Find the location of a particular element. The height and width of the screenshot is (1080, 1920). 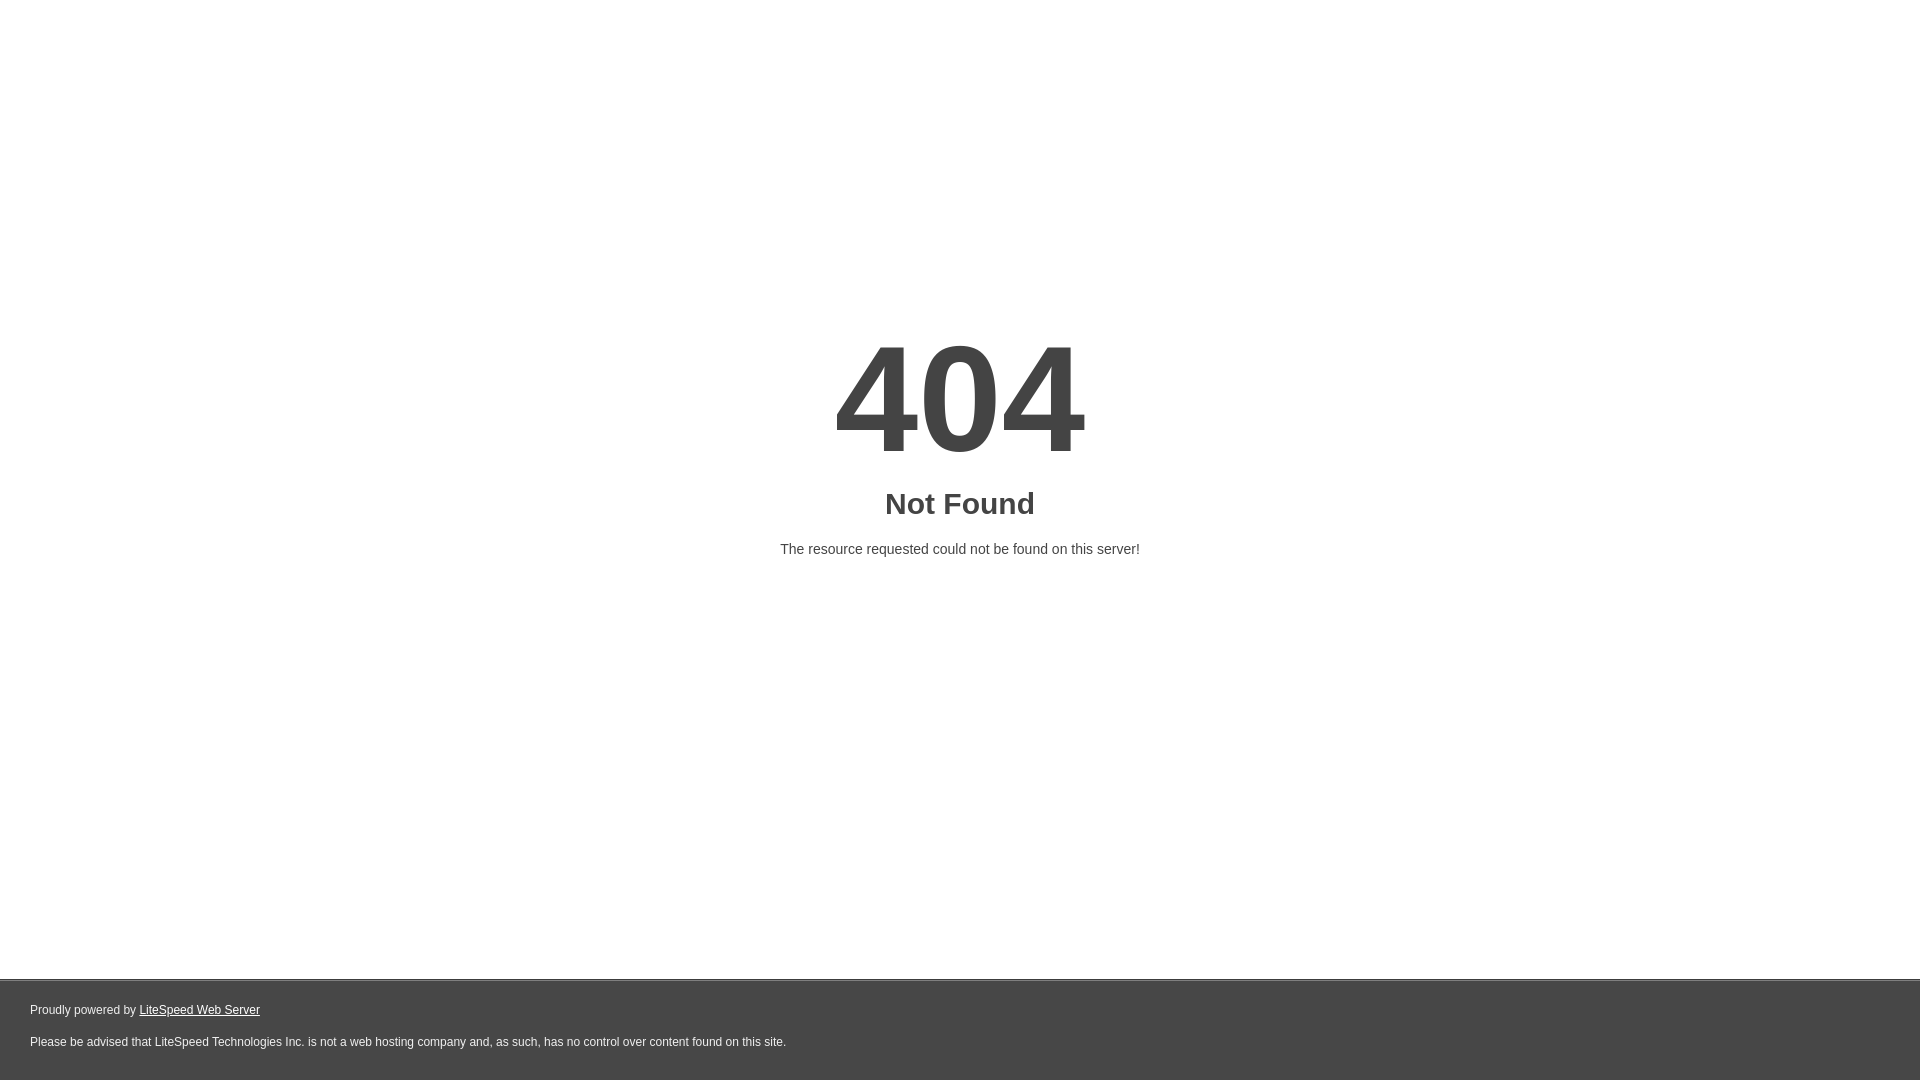

'LiteSpeed Web Server' is located at coordinates (138, 1010).